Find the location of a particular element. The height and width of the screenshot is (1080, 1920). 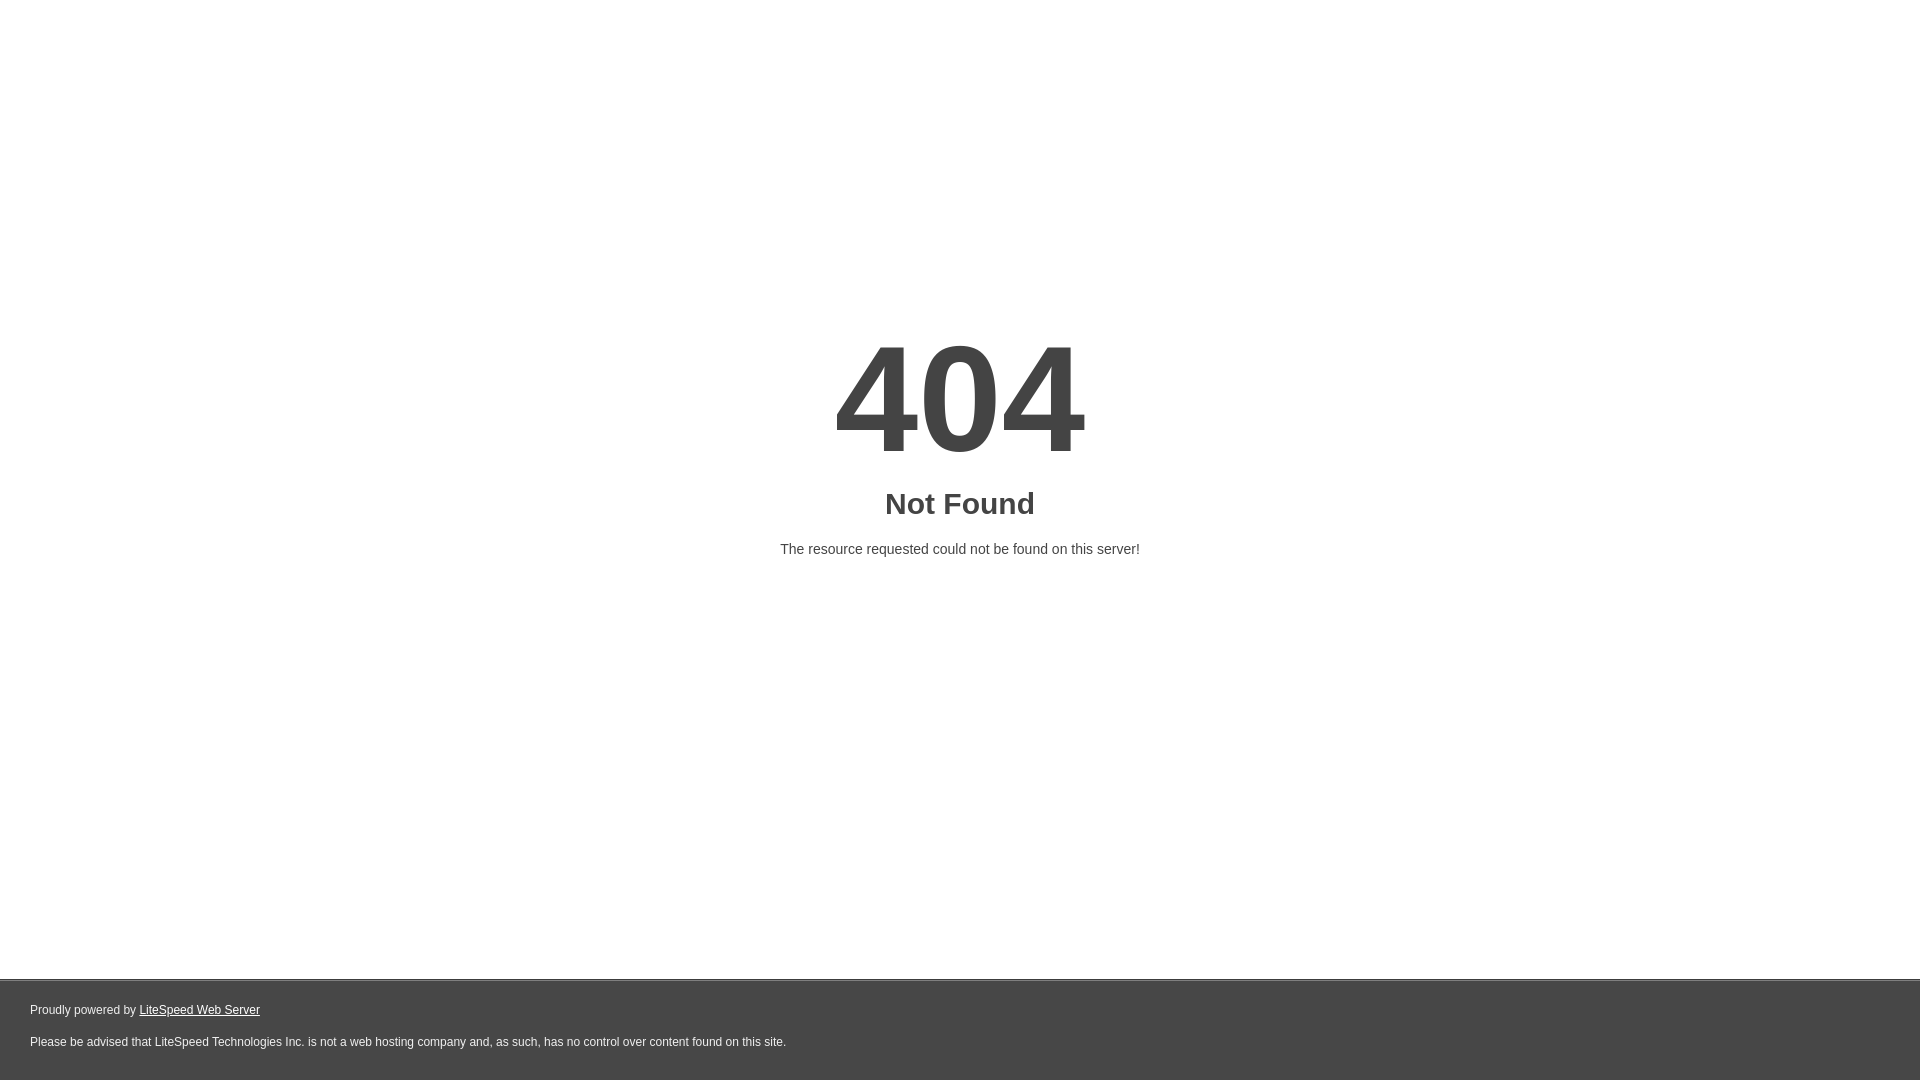

'LiteSpeed Web Server' is located at coordinates (138, 1010).